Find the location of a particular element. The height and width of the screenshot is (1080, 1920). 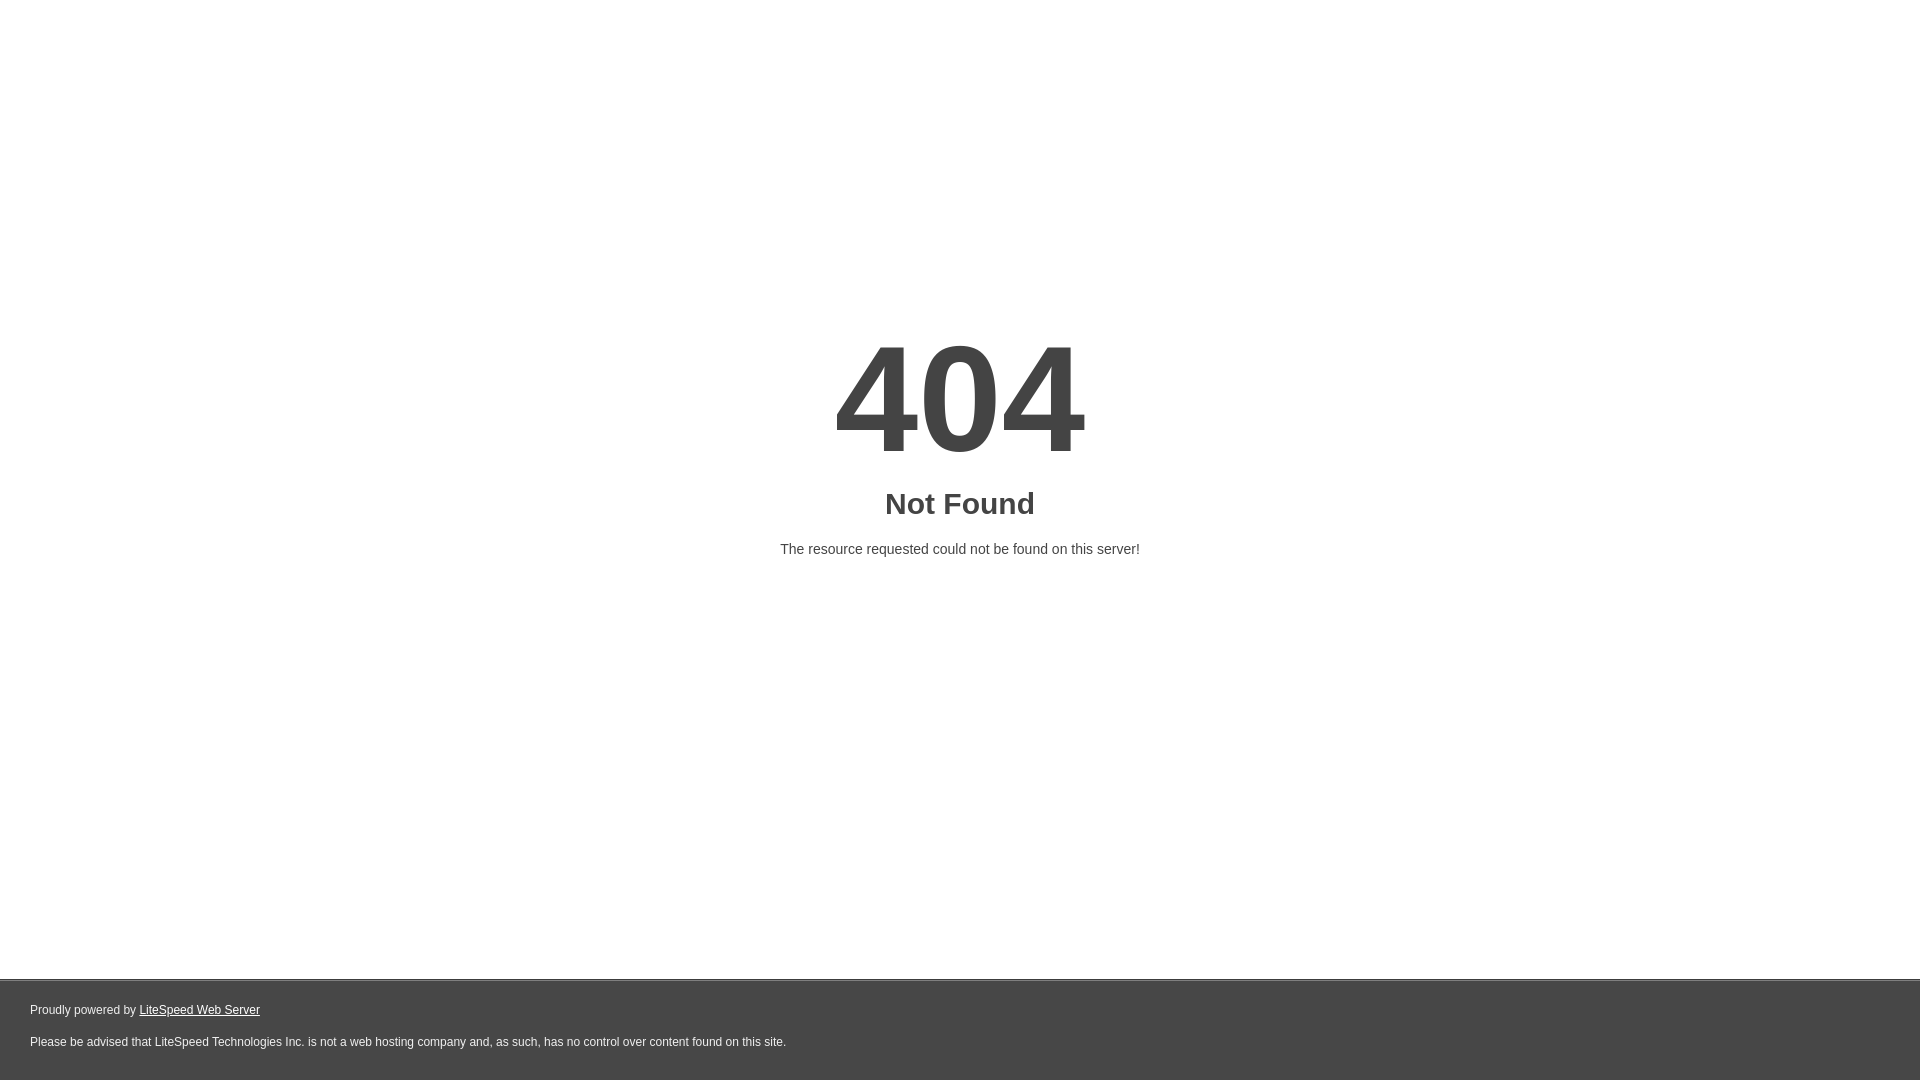

'LiteSpeed Web Server' is located at coordinates (138, 1010).